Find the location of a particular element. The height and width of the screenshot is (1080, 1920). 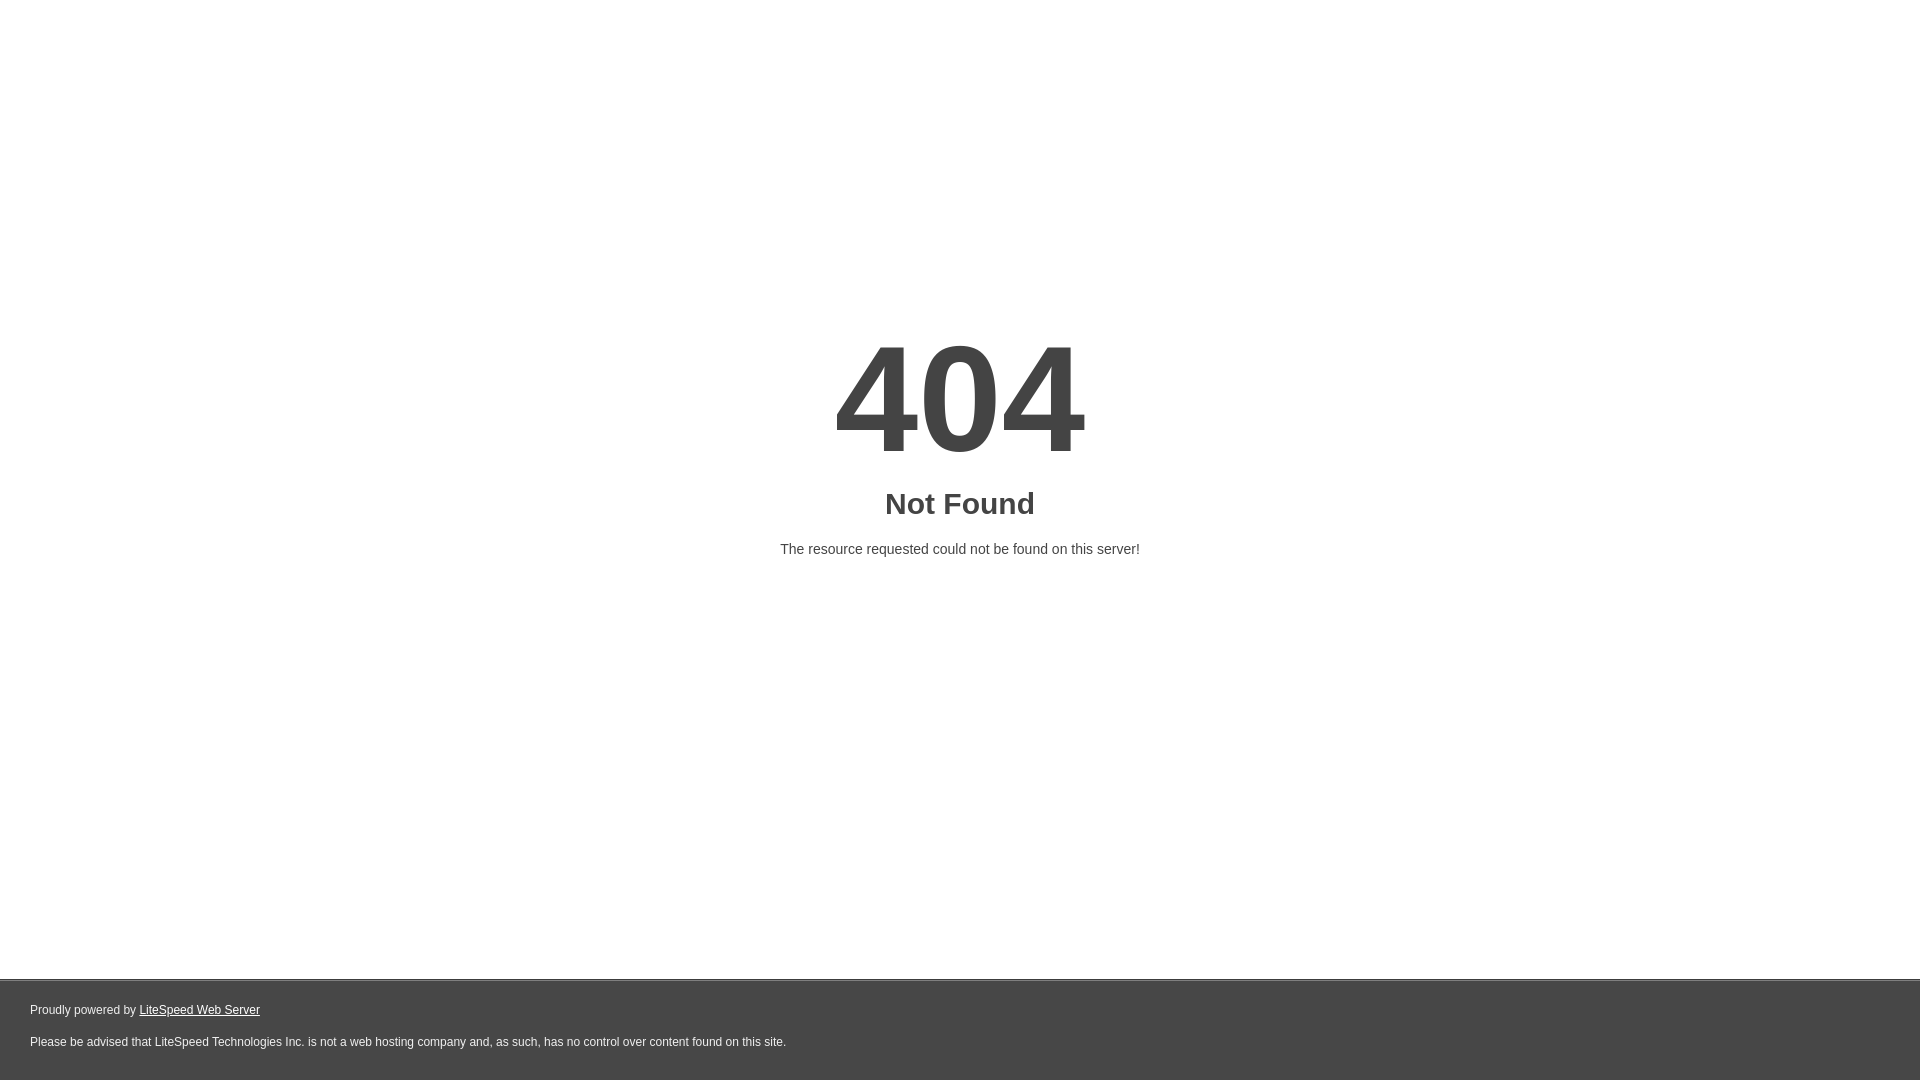

'LiteSpeed Web Server' is located at coordinates (138, 1010).